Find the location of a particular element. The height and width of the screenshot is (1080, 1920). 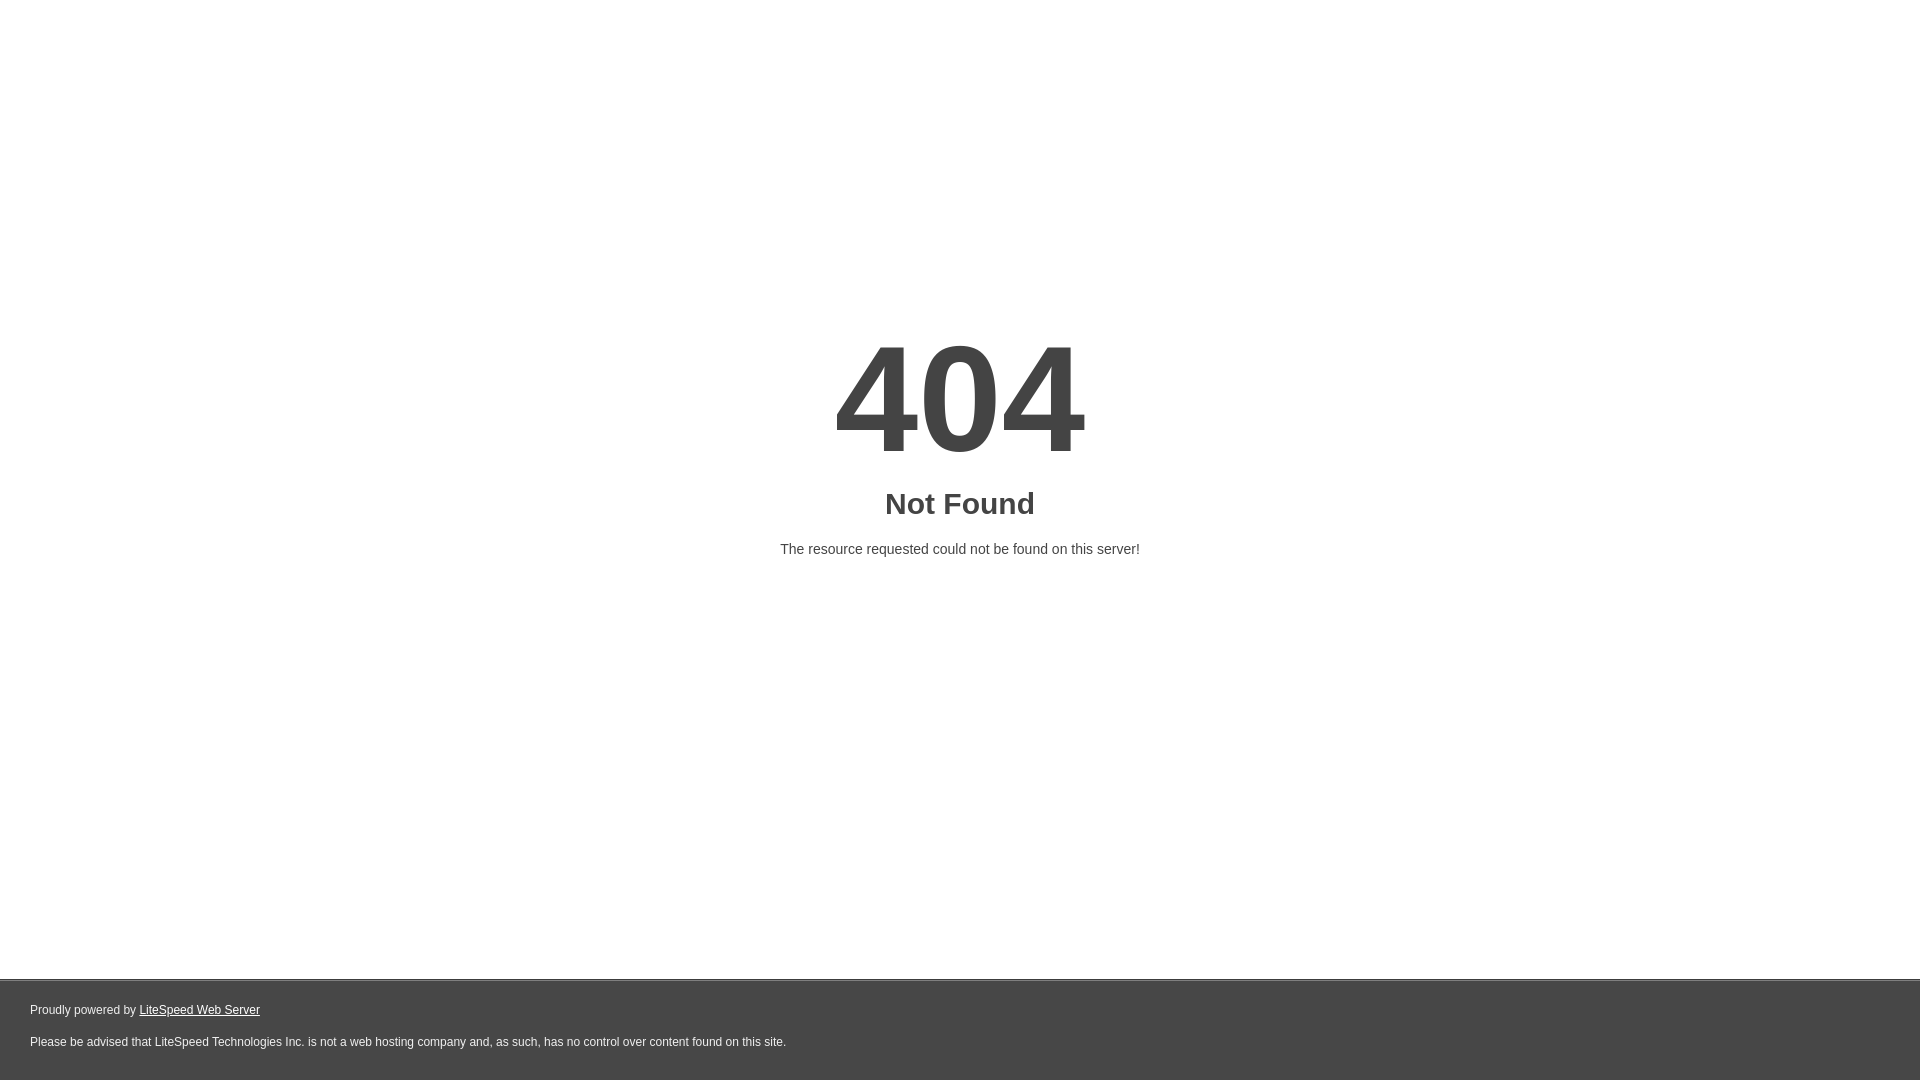

'LiteSpeed Web Server' is located at coordinates (138, 1010).